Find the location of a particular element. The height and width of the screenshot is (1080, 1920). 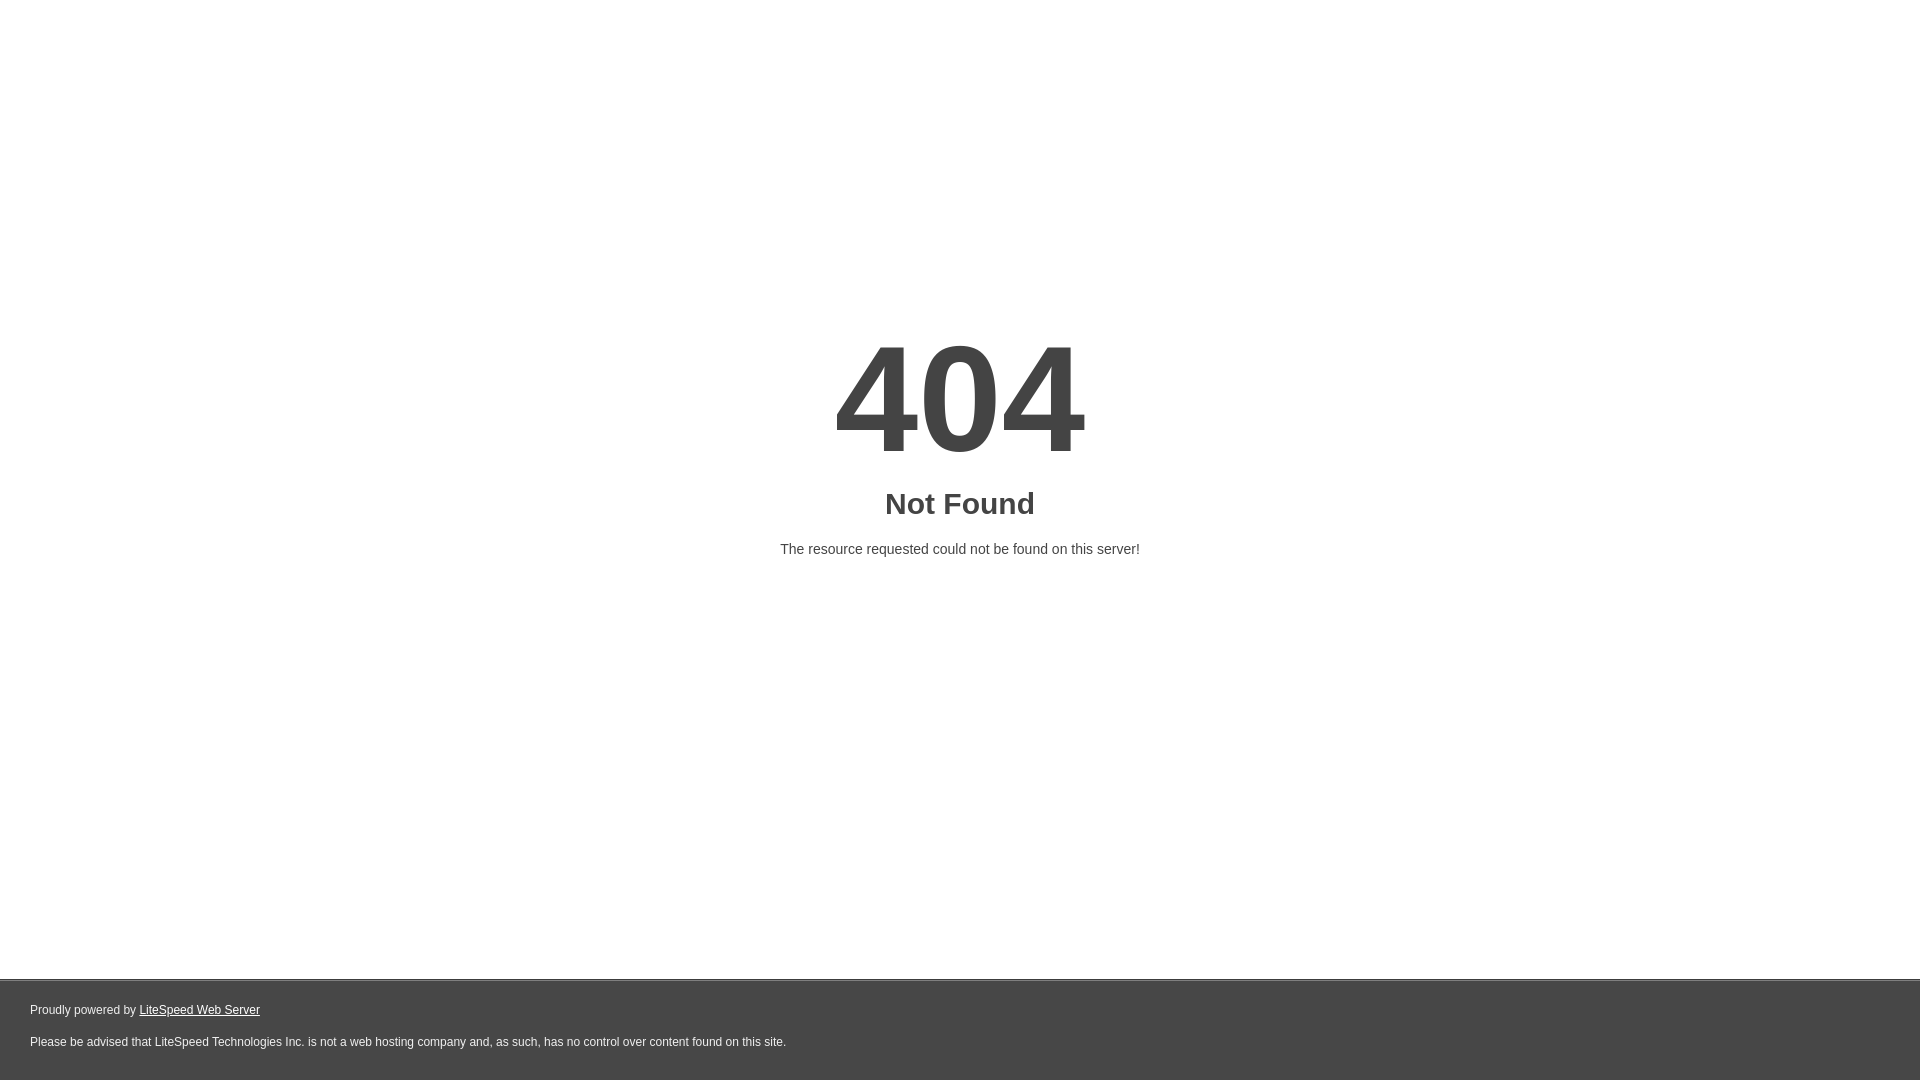

'LiteSpeed Web Server' is located at coordinates (138, 1010).